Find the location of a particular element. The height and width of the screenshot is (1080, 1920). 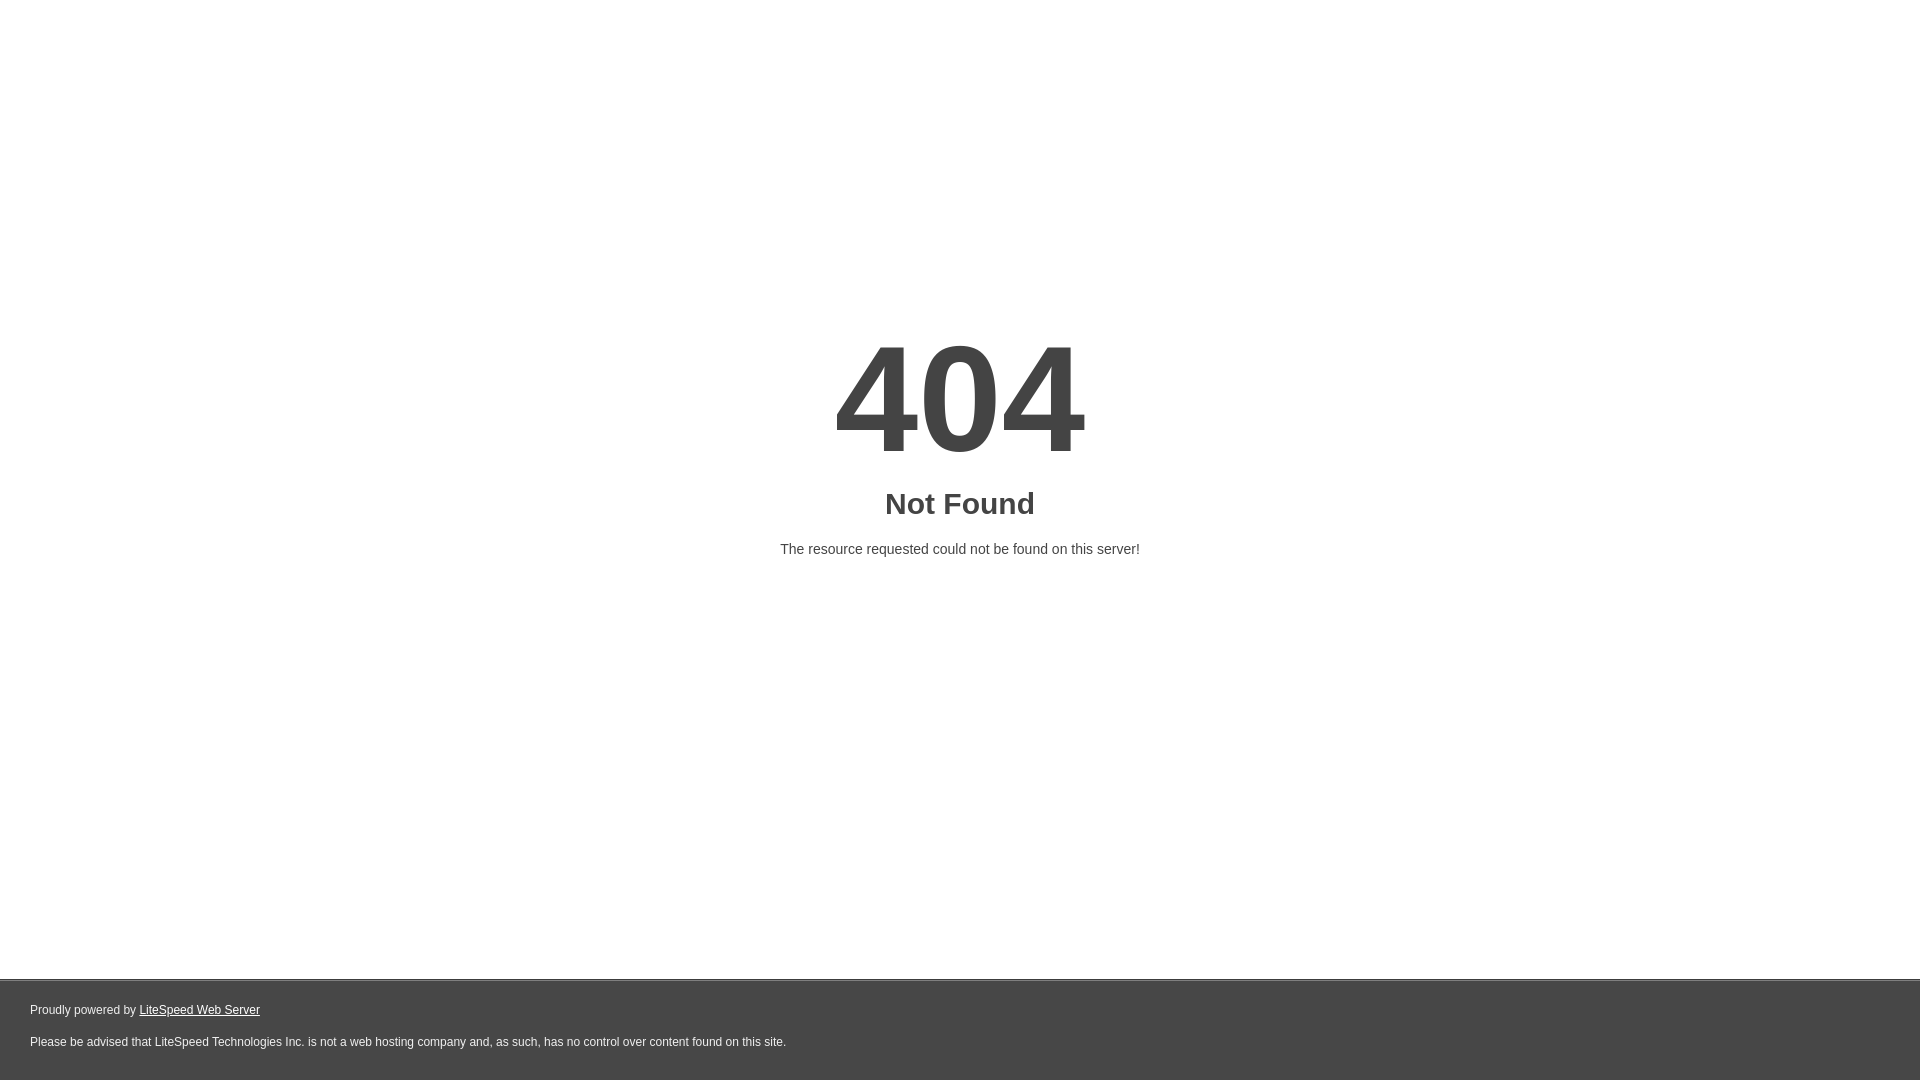

'LiteSpeed Web Server' is located at coordinates (138, 1010).